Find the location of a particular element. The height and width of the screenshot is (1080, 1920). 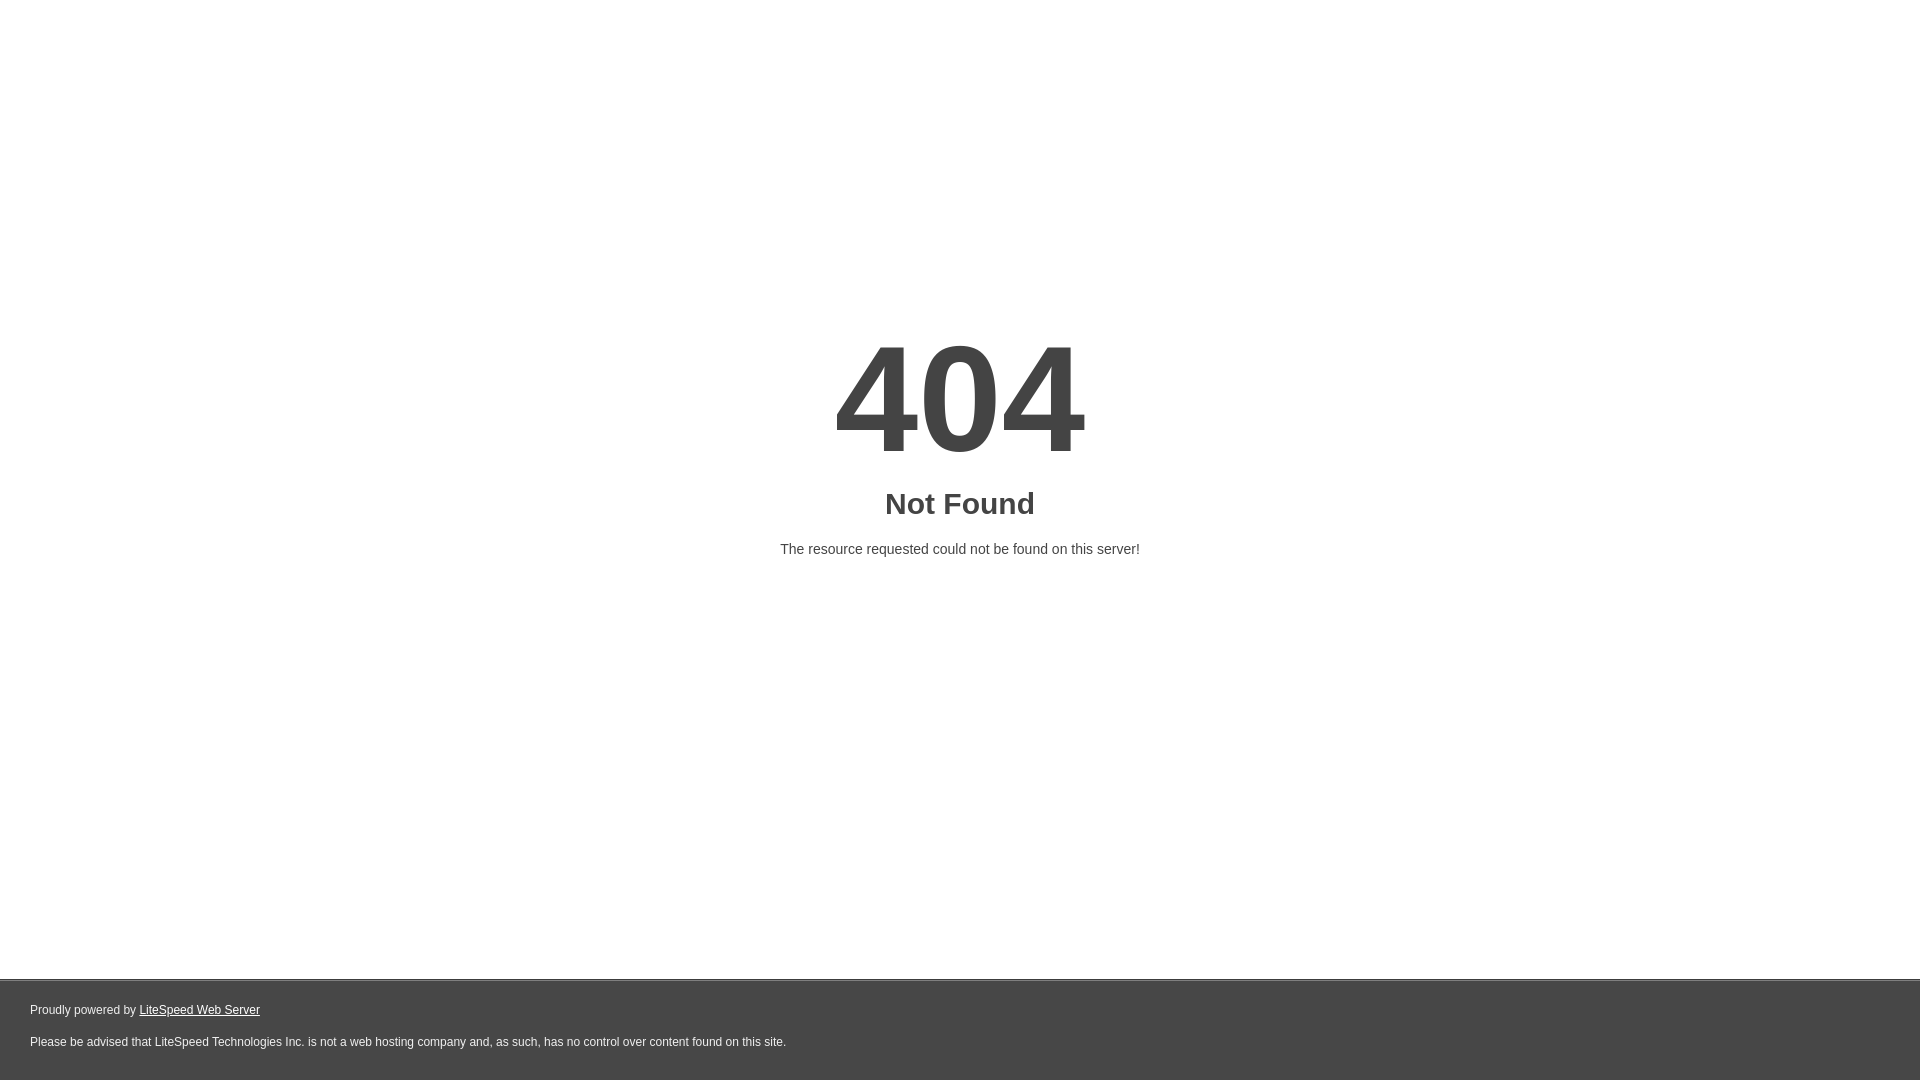

'LiteSpeed Web Server' is located at coordinates (138, 1010).